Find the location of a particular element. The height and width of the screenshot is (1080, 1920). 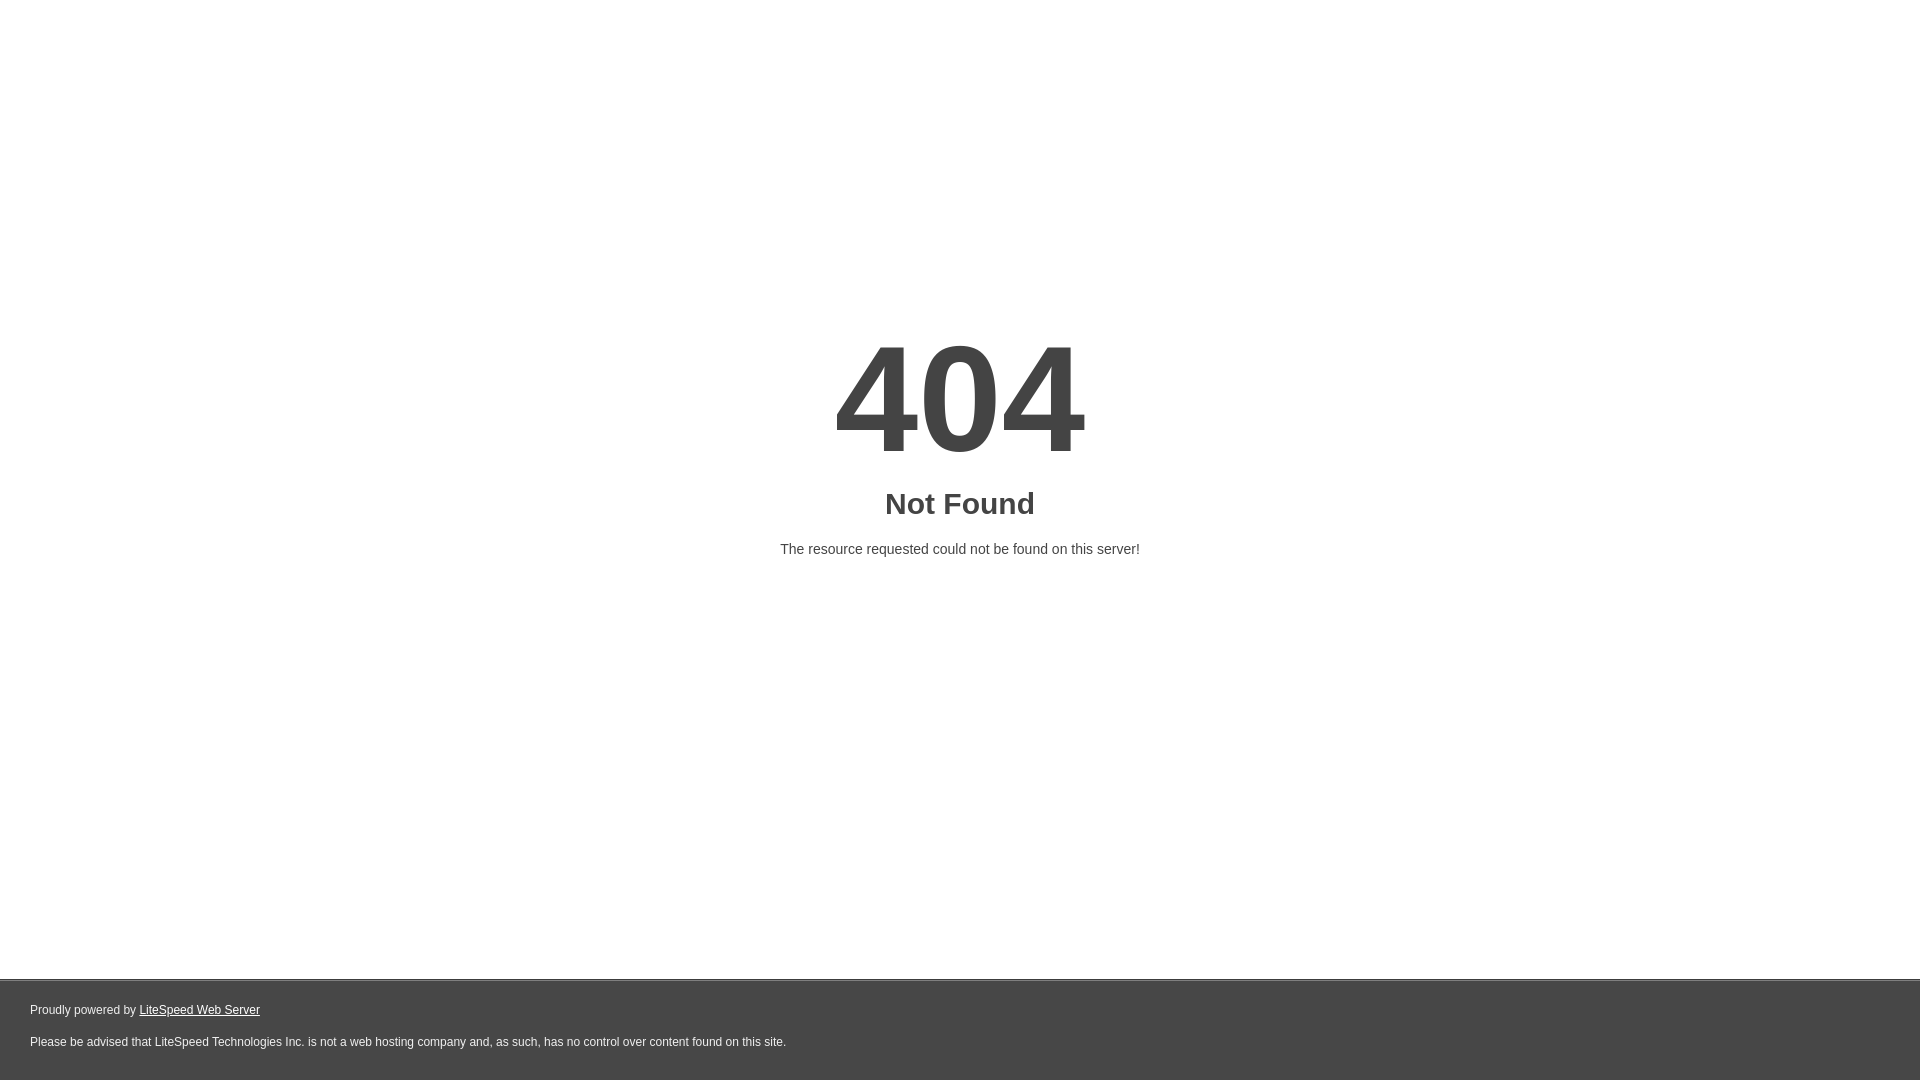

'LiteSpeed Web Server' is located at coordinates (138, 1010).